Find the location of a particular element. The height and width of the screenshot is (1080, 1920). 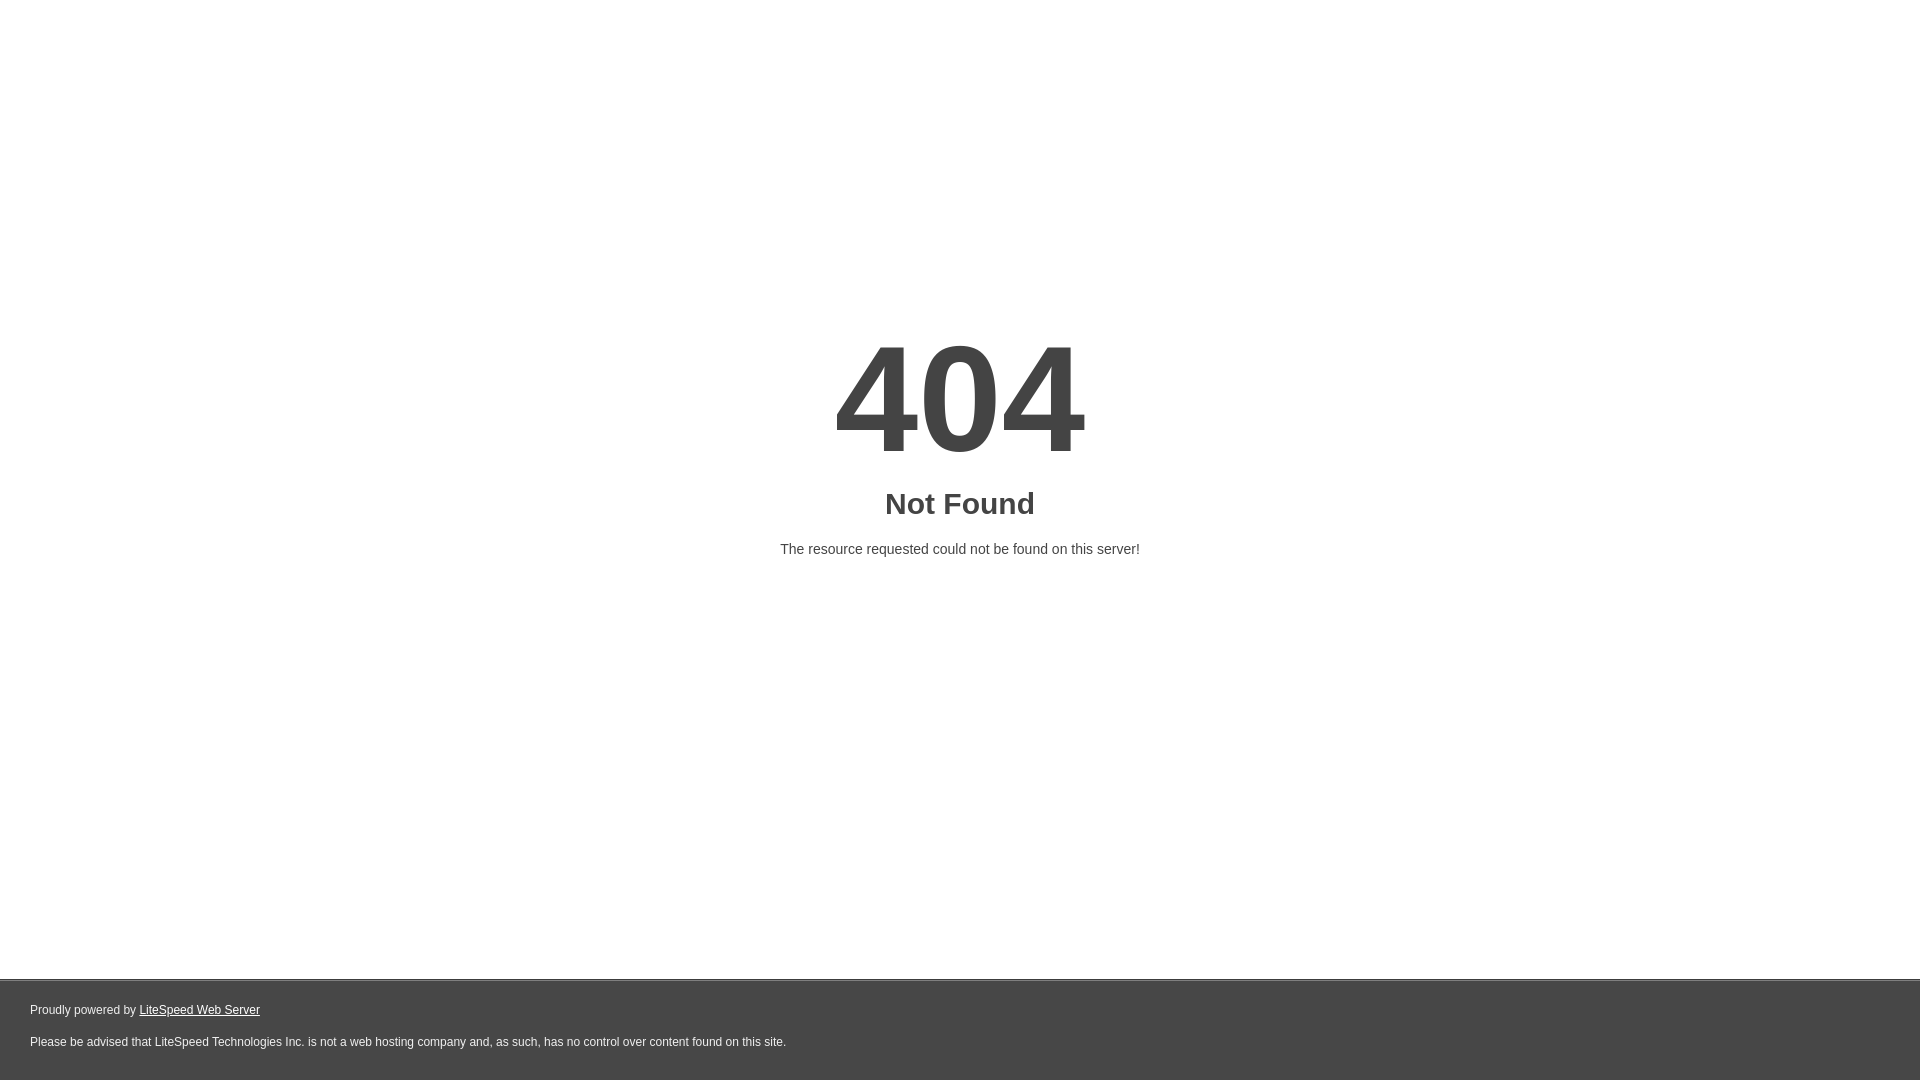

'LiteSpeed Web Server' is located at coordinates (138, 1010).